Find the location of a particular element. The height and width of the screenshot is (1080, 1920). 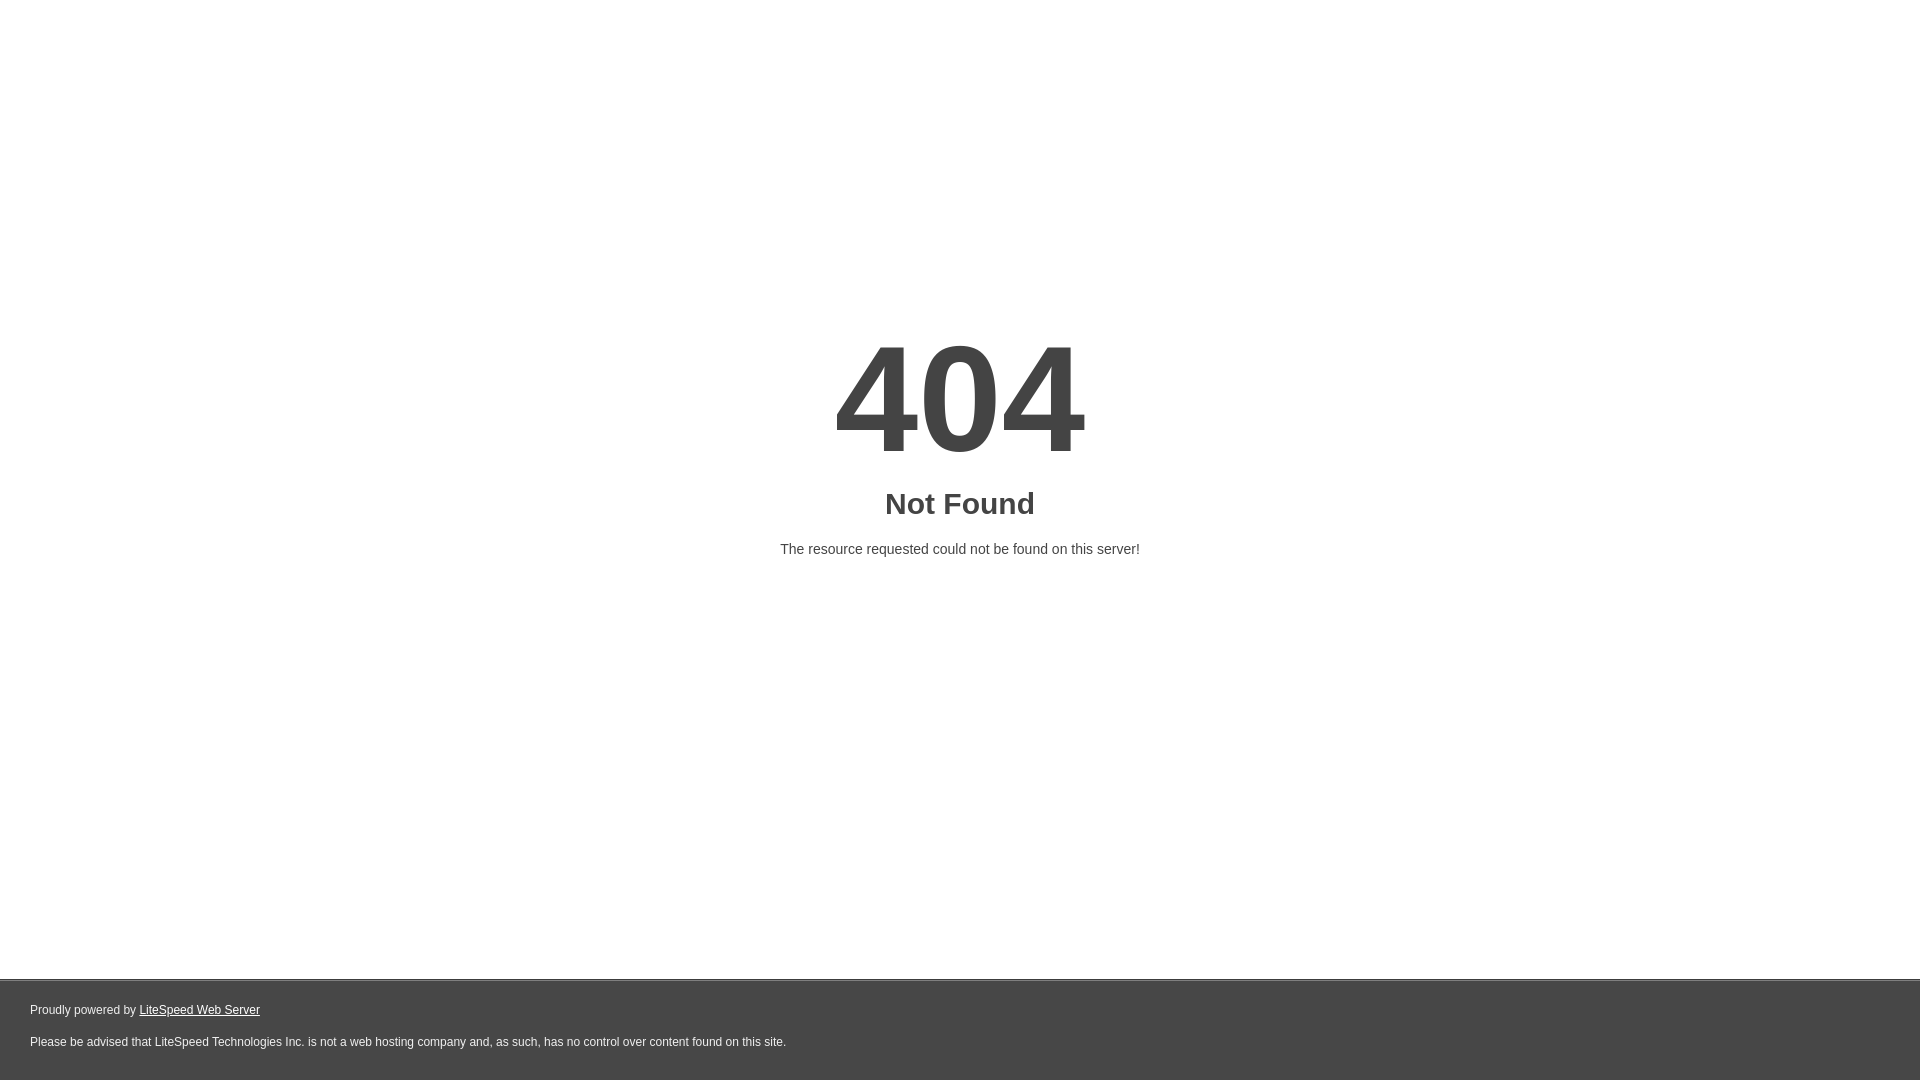

'LiteSpeed Web Server' is located at coordinates (138, 1010).